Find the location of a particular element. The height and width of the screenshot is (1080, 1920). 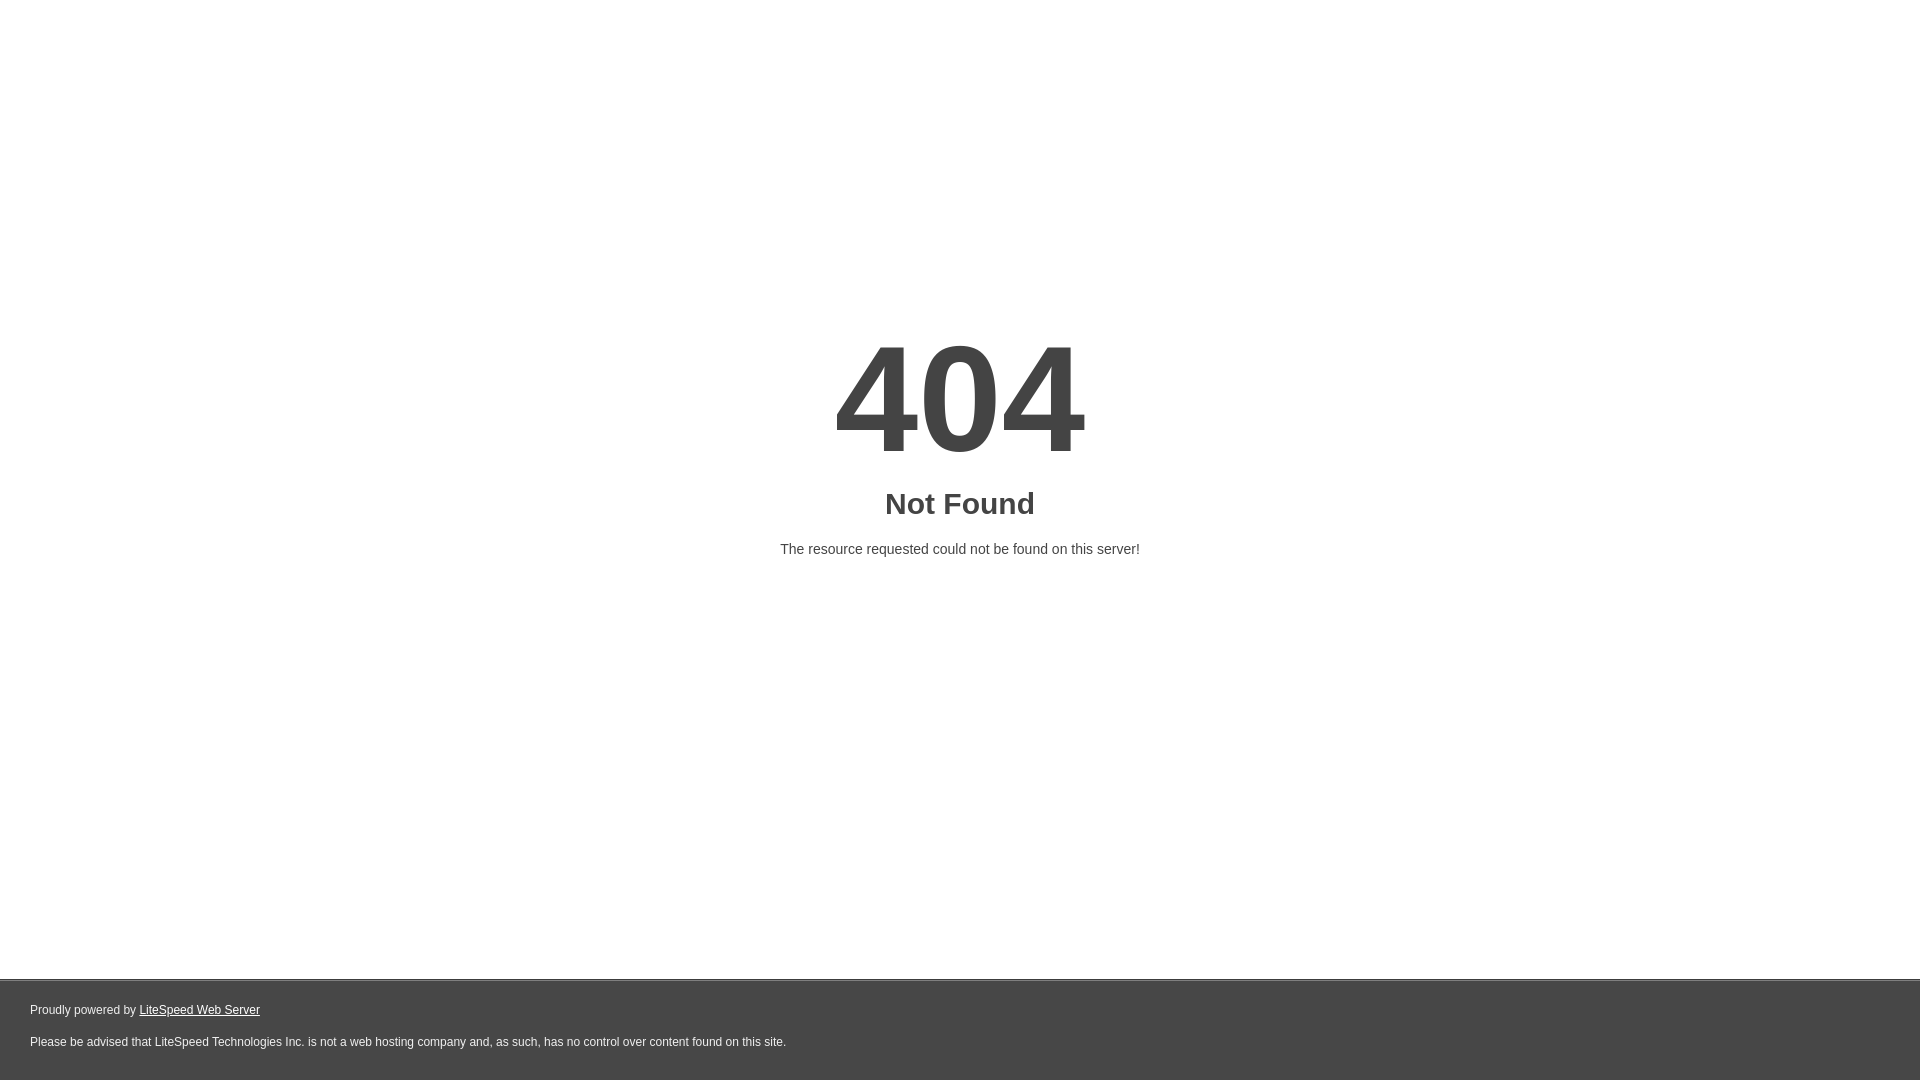

'LiteSpeed Web Server' is located at coordinates (138, 1010).